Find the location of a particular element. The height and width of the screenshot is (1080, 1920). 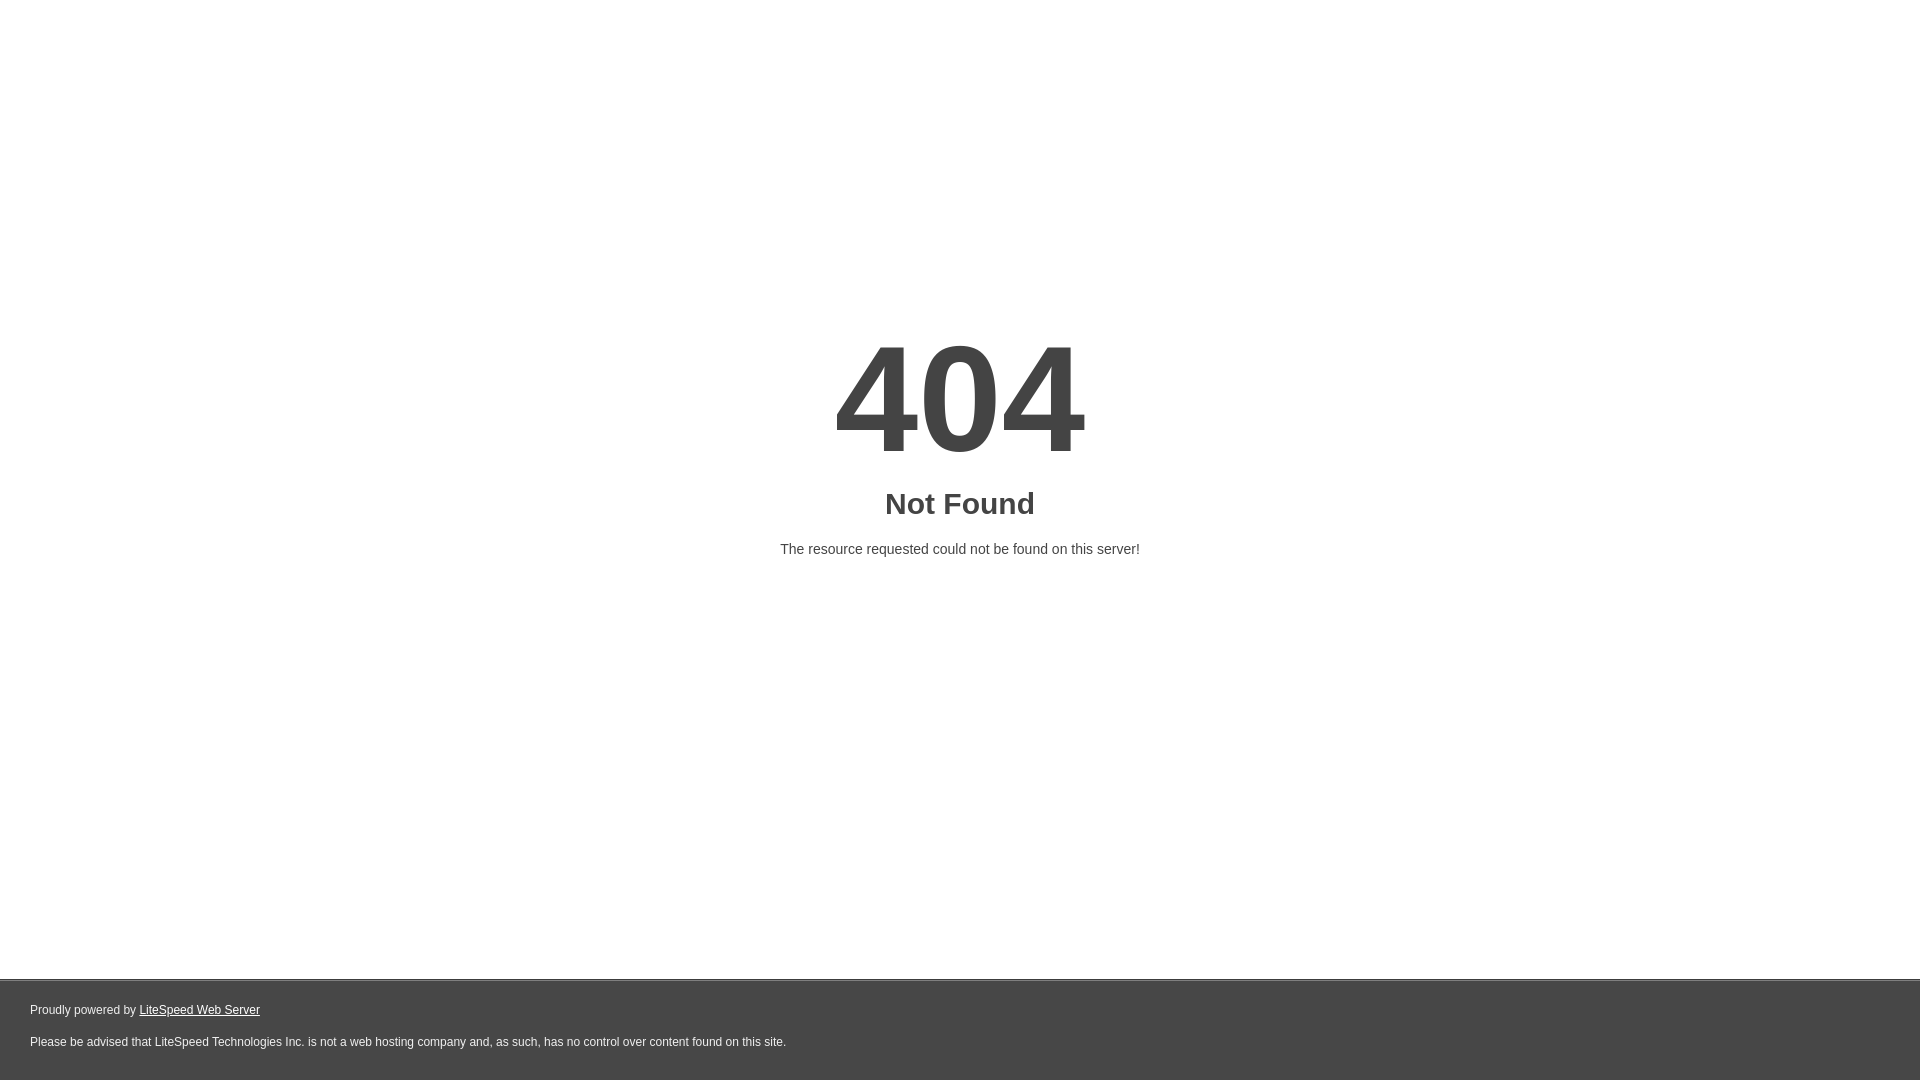

'LiteSpeed Web Server' is located at coordinates (138, 1010).